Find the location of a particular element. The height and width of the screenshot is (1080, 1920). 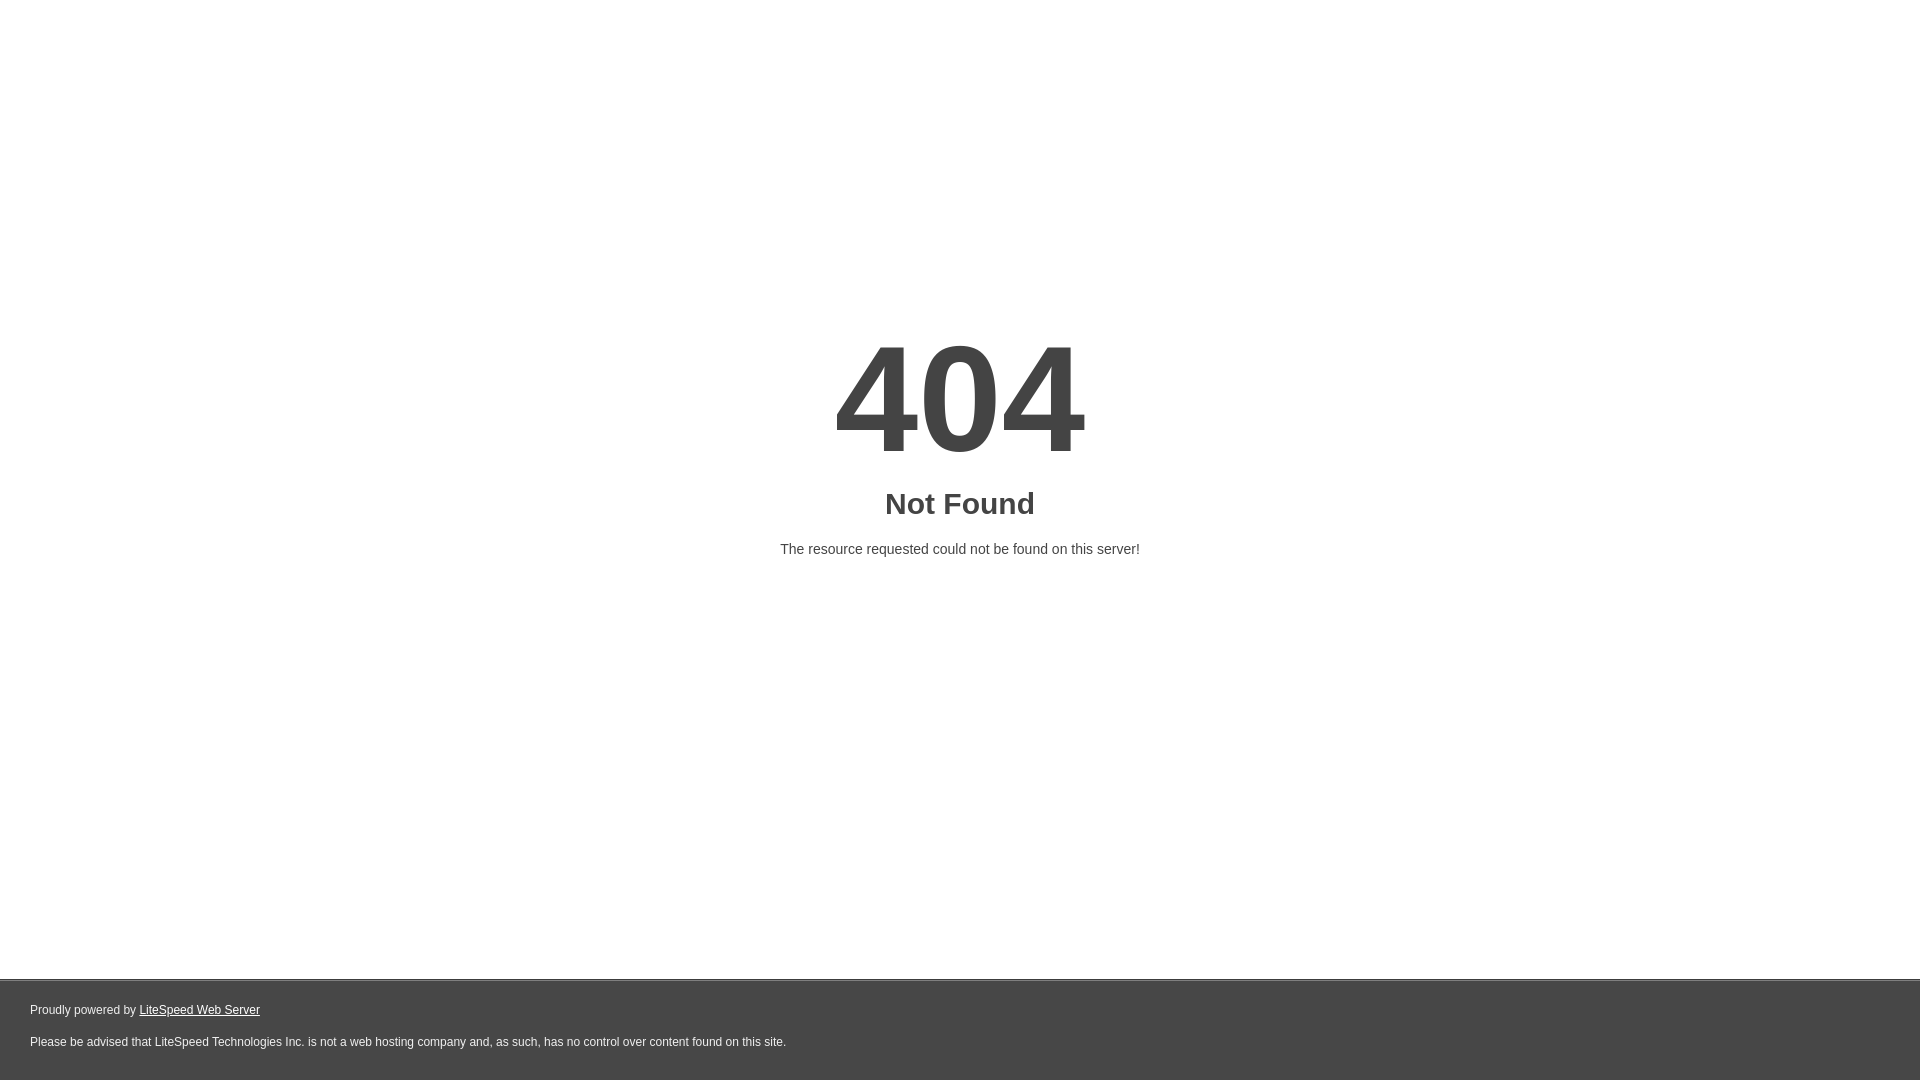

'LiteSpeed Web Server' is located at coordinates (138, 1010).